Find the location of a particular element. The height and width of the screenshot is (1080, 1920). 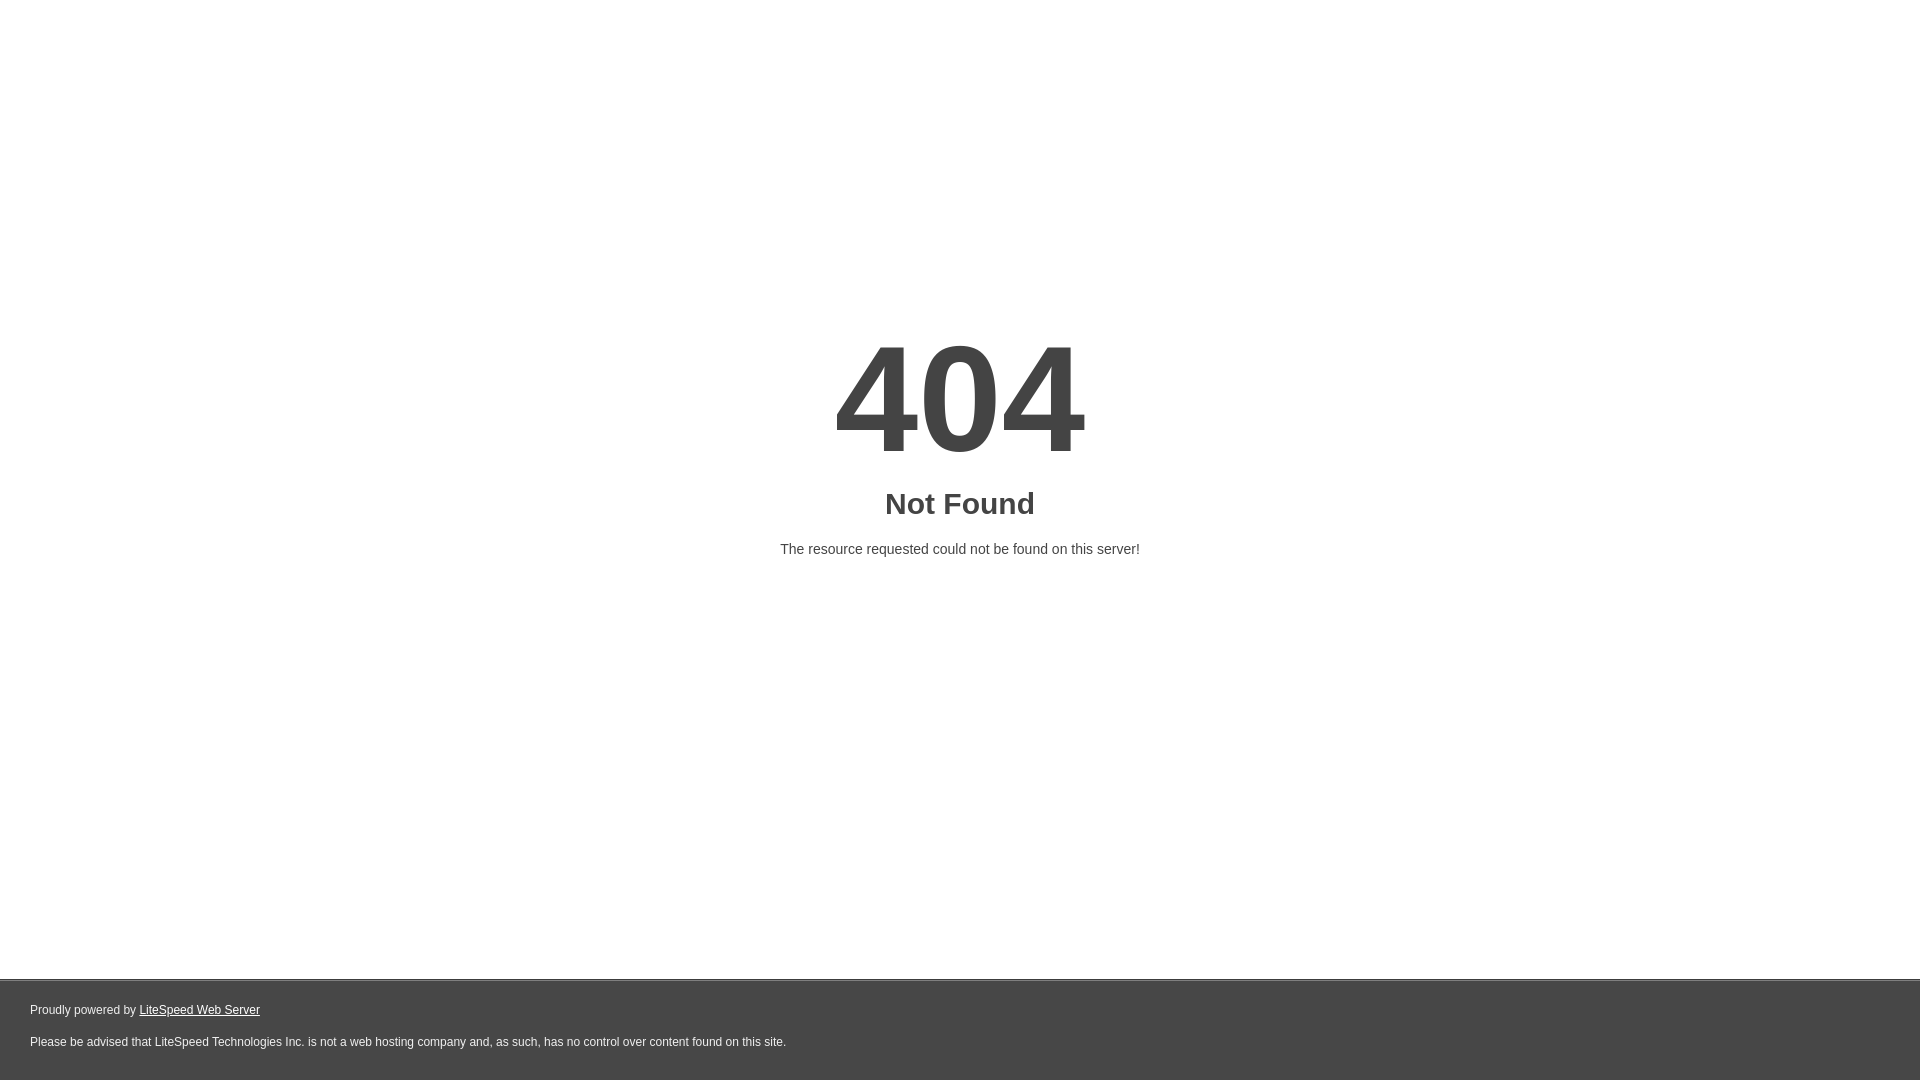

'LiteSpeed Web Server' is located at coordinates (138, 1010).